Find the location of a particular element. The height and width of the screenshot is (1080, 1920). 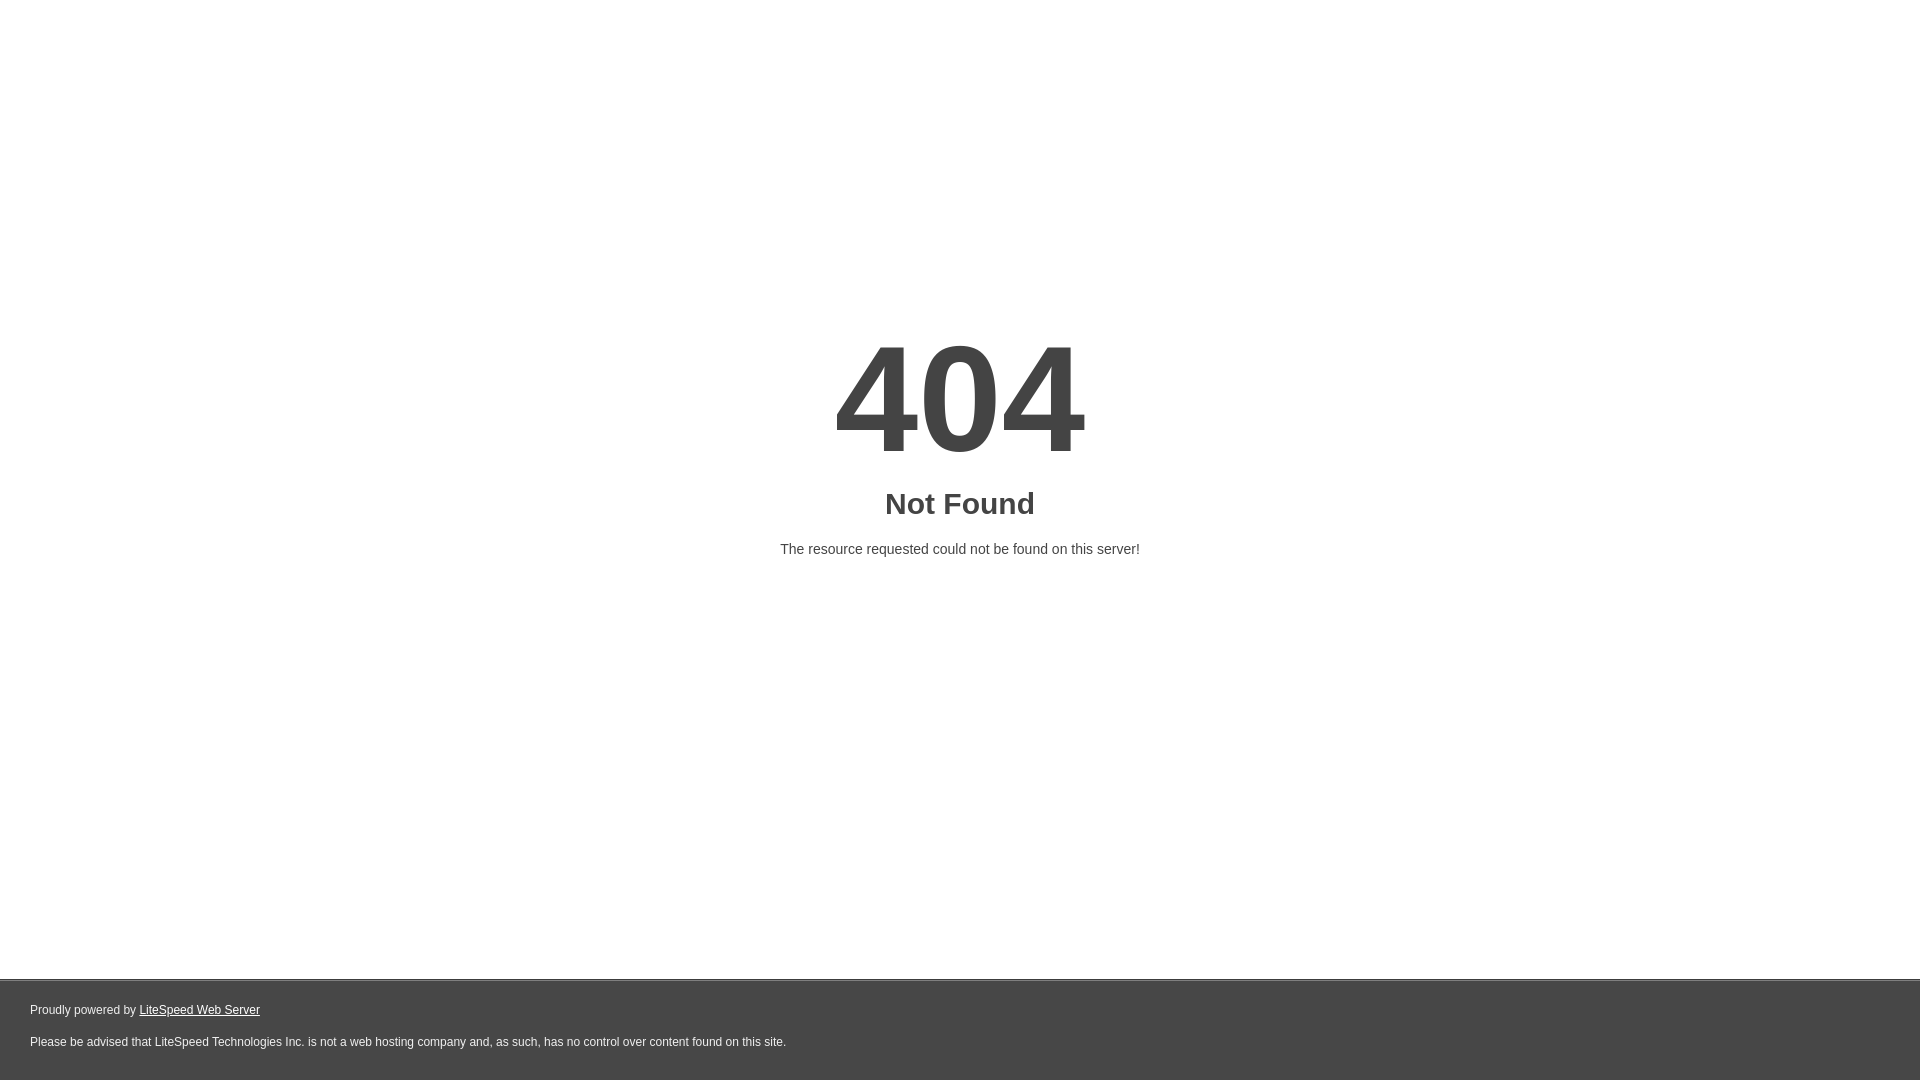

'LiteSpeed Web Server' is located at coordinates (138, 1010).